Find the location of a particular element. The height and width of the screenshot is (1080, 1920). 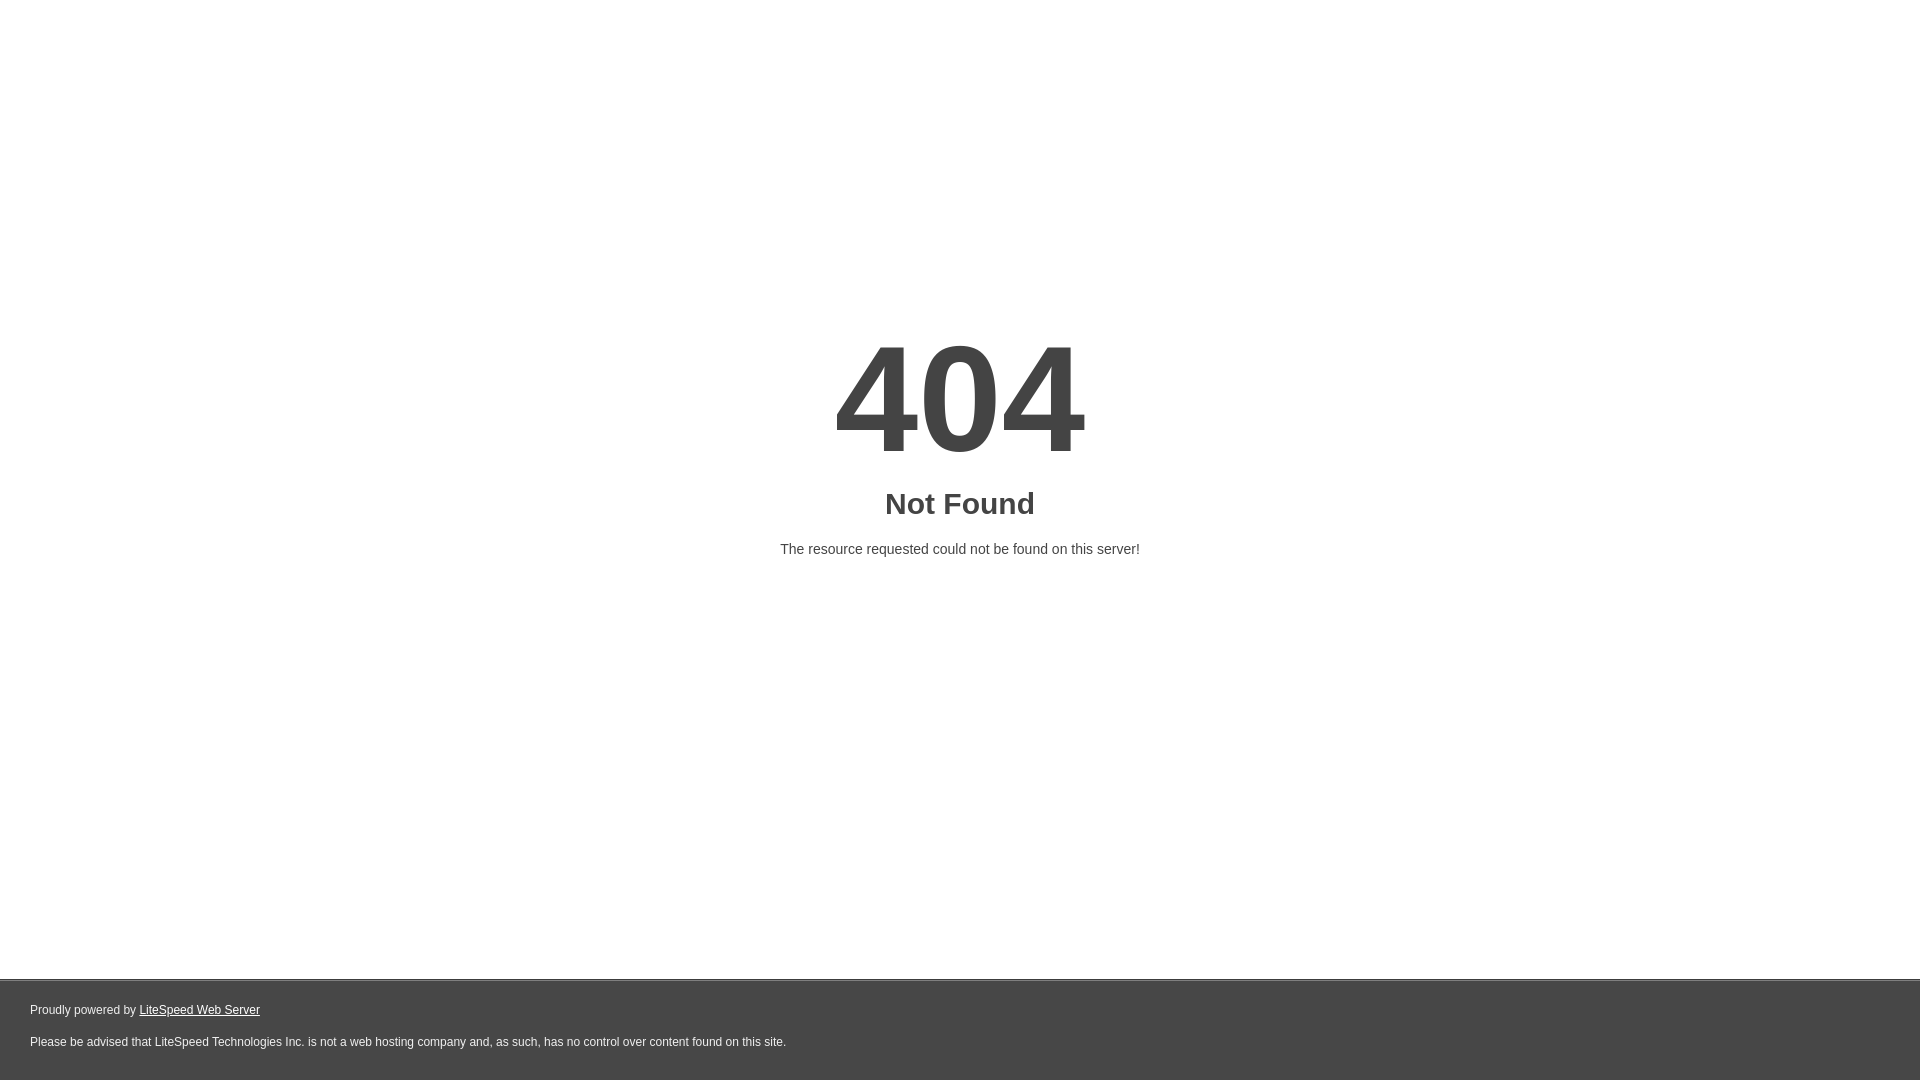

'LiteSpeed Web Server' is located at coordinates (138, 1010).